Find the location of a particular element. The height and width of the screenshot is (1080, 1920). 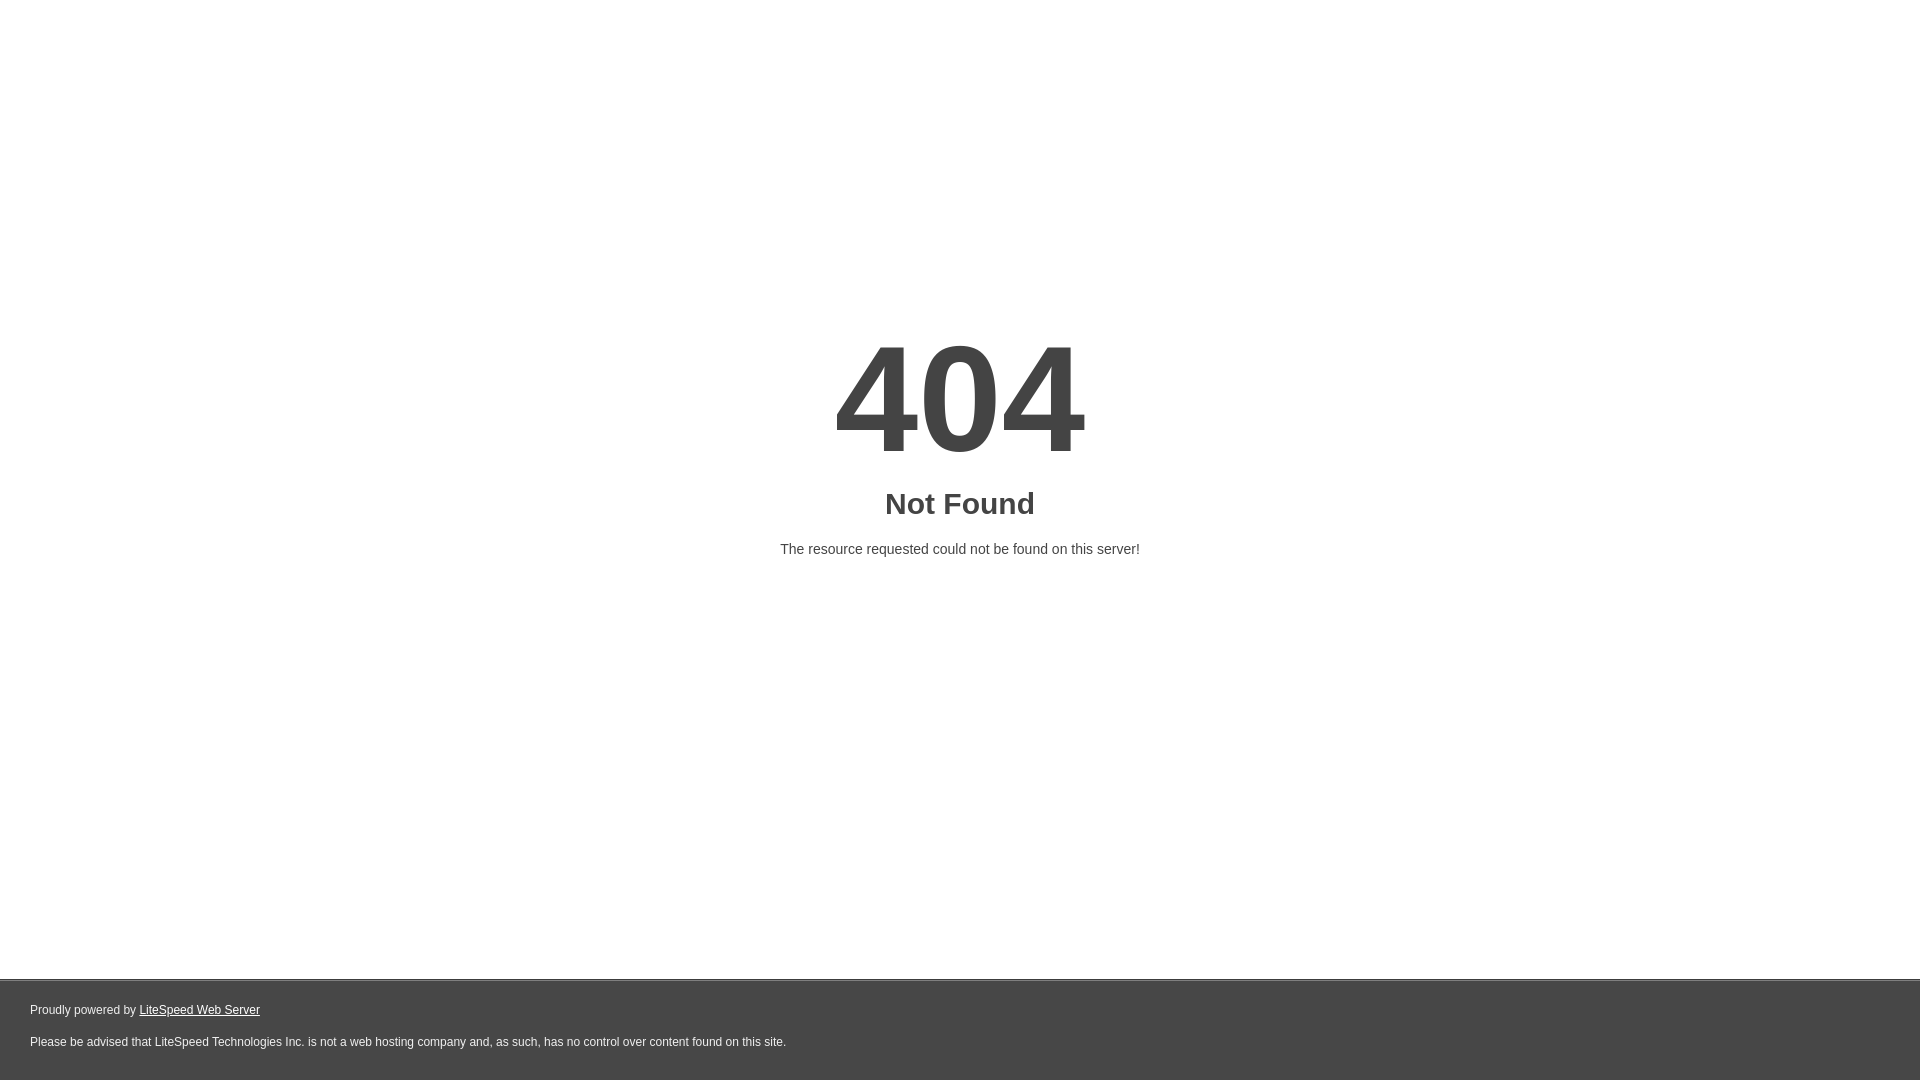

'LiteSpeed Web Server' is located at coordinates (138, 1010).